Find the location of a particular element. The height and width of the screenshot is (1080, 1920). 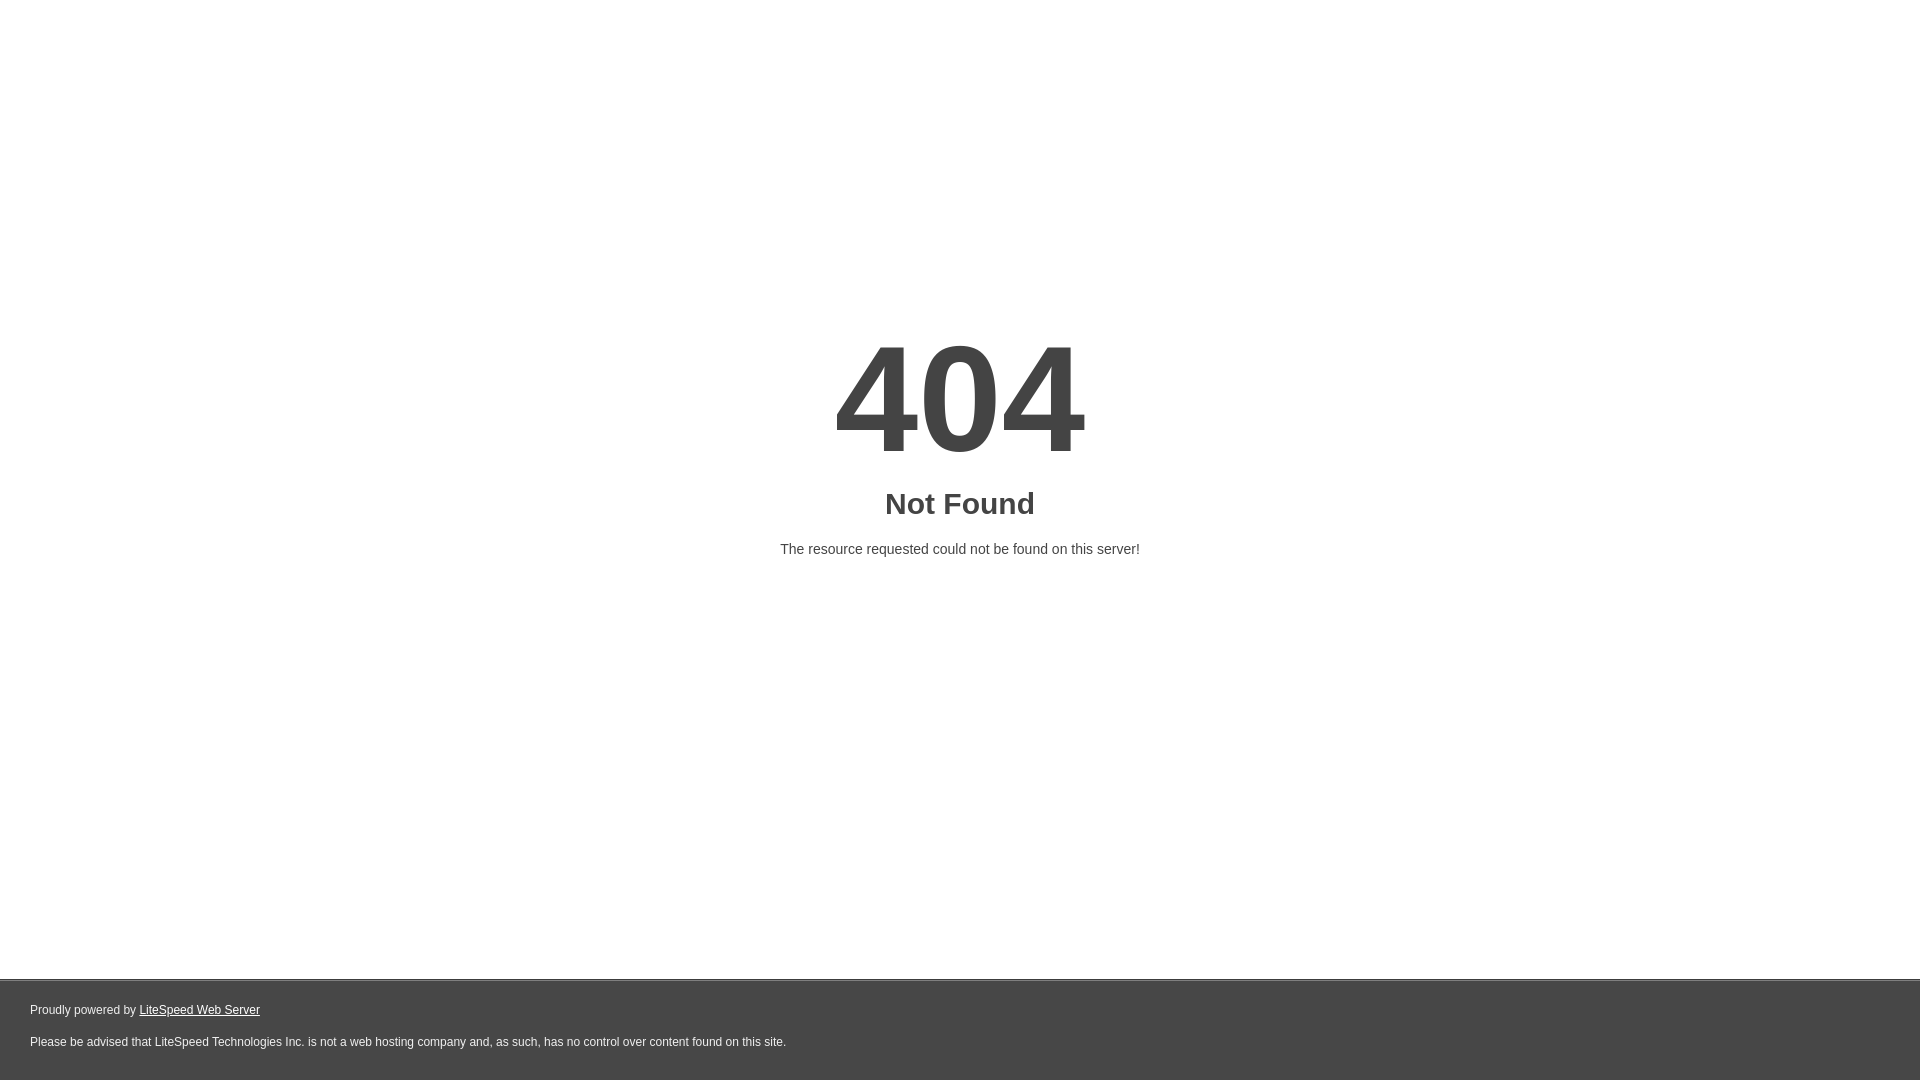

'LiteSpeed Web Server' is located at coordinates (138, 1010).